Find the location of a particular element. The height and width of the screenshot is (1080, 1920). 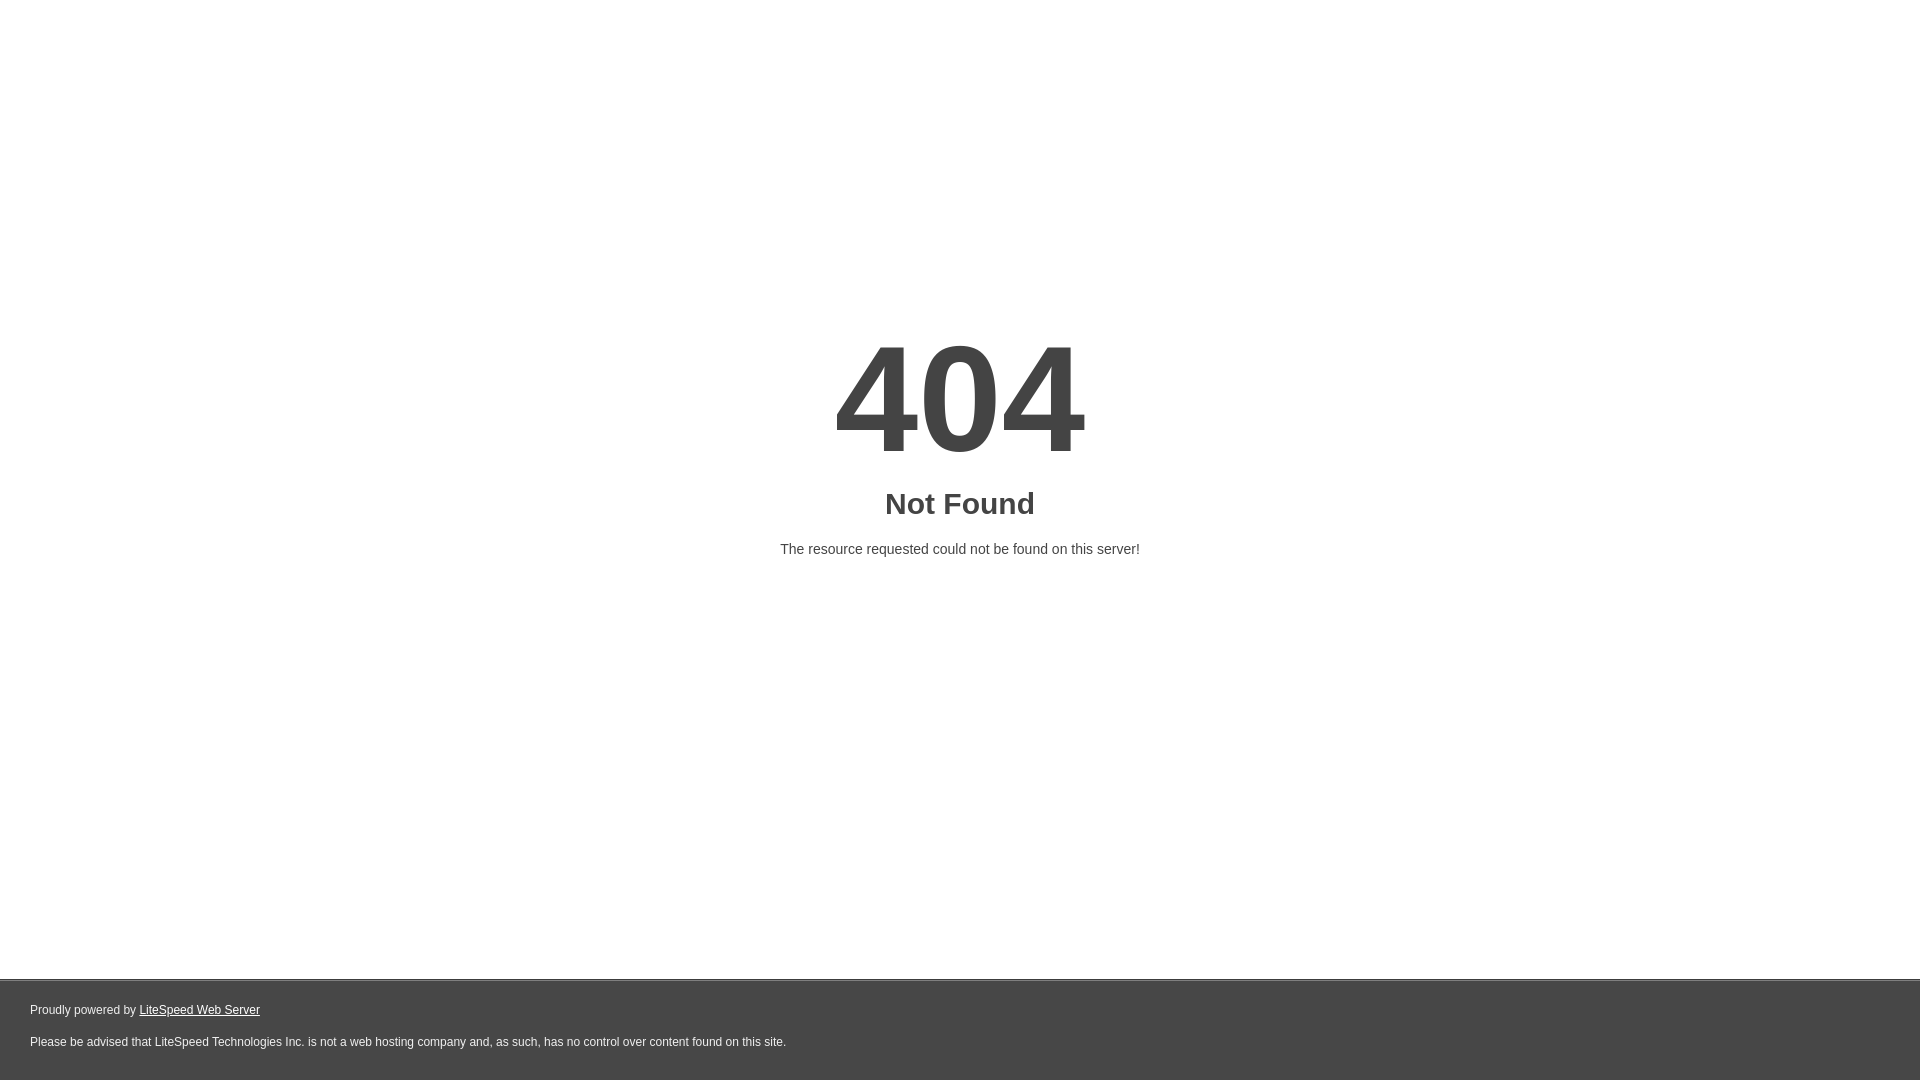

'LiteSpeed Web Server' is located at coordinates (138, 1010).